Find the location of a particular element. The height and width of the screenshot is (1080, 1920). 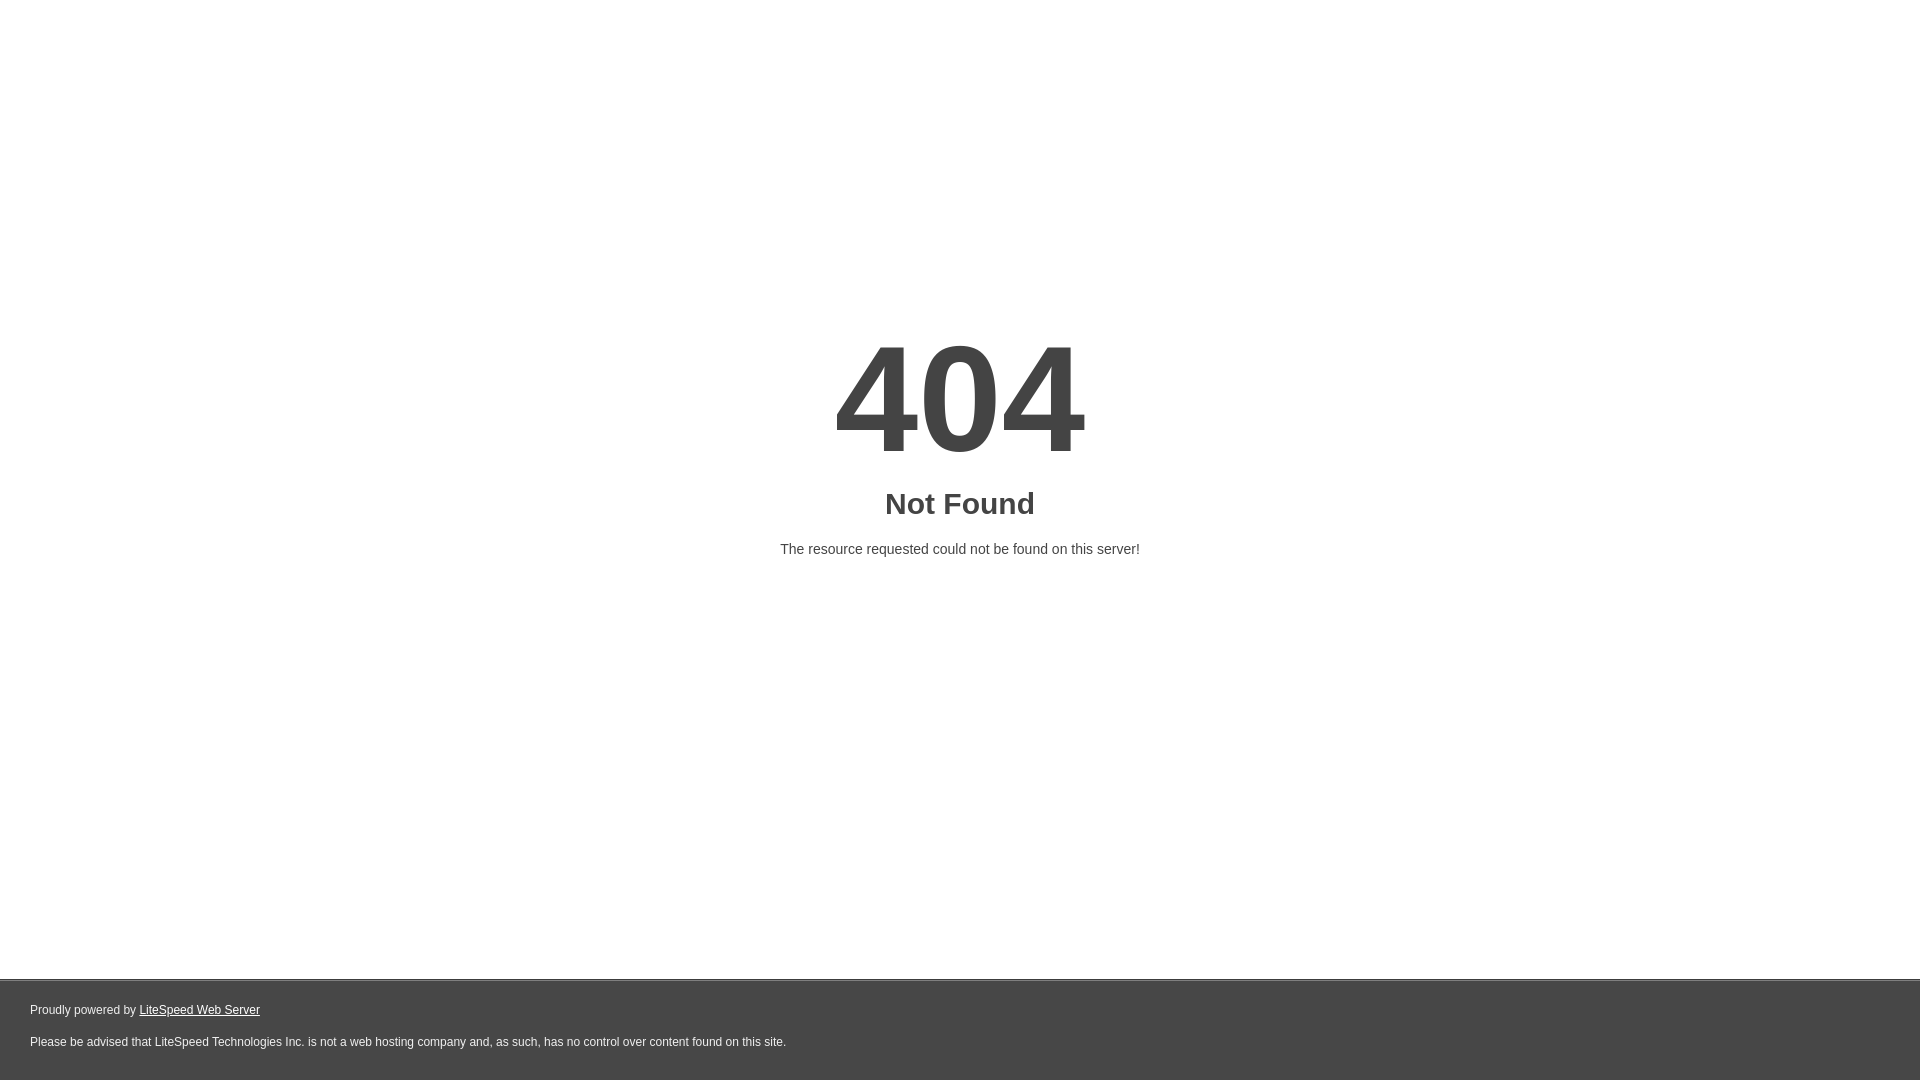

'LiteSpeed Web Server' is located at coordinates (138, 1010).